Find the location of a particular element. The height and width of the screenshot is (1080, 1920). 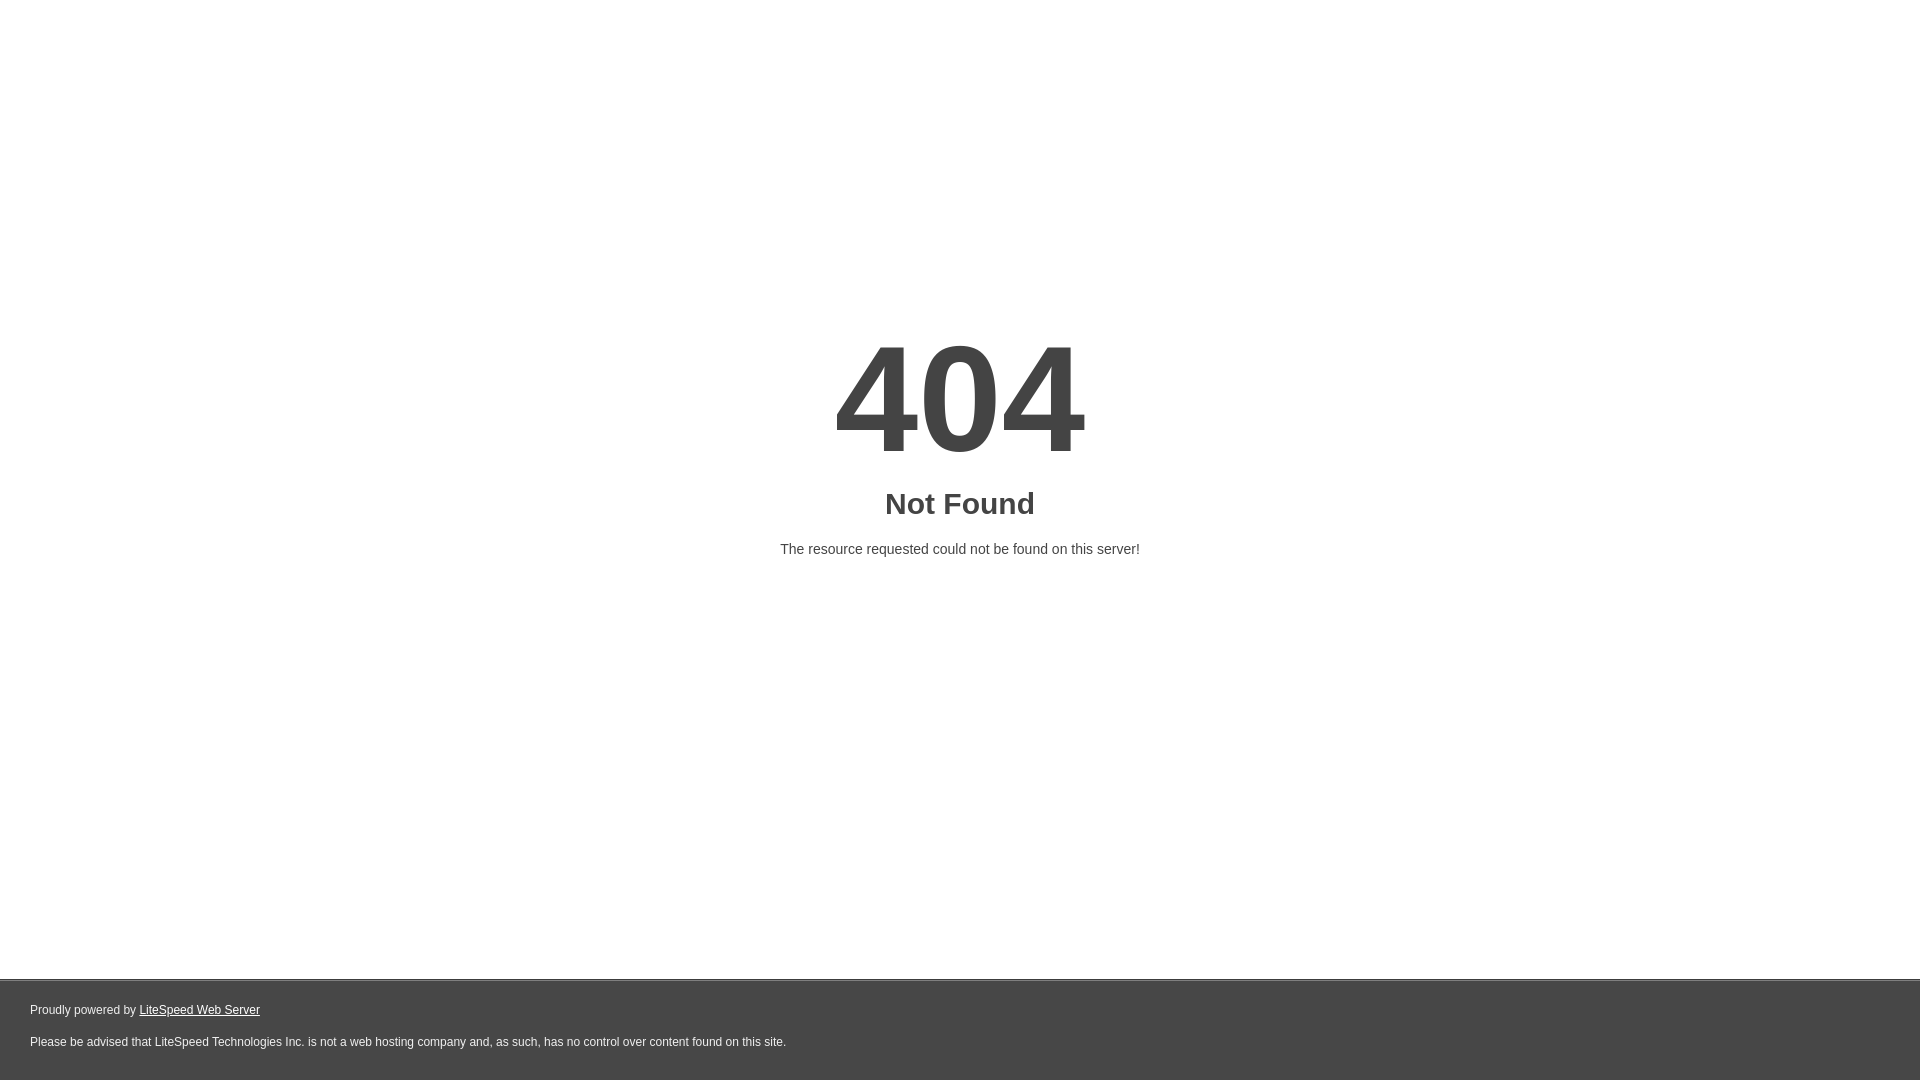

'LiteSpeed Web Server' is located at coordinates (138, 1010).